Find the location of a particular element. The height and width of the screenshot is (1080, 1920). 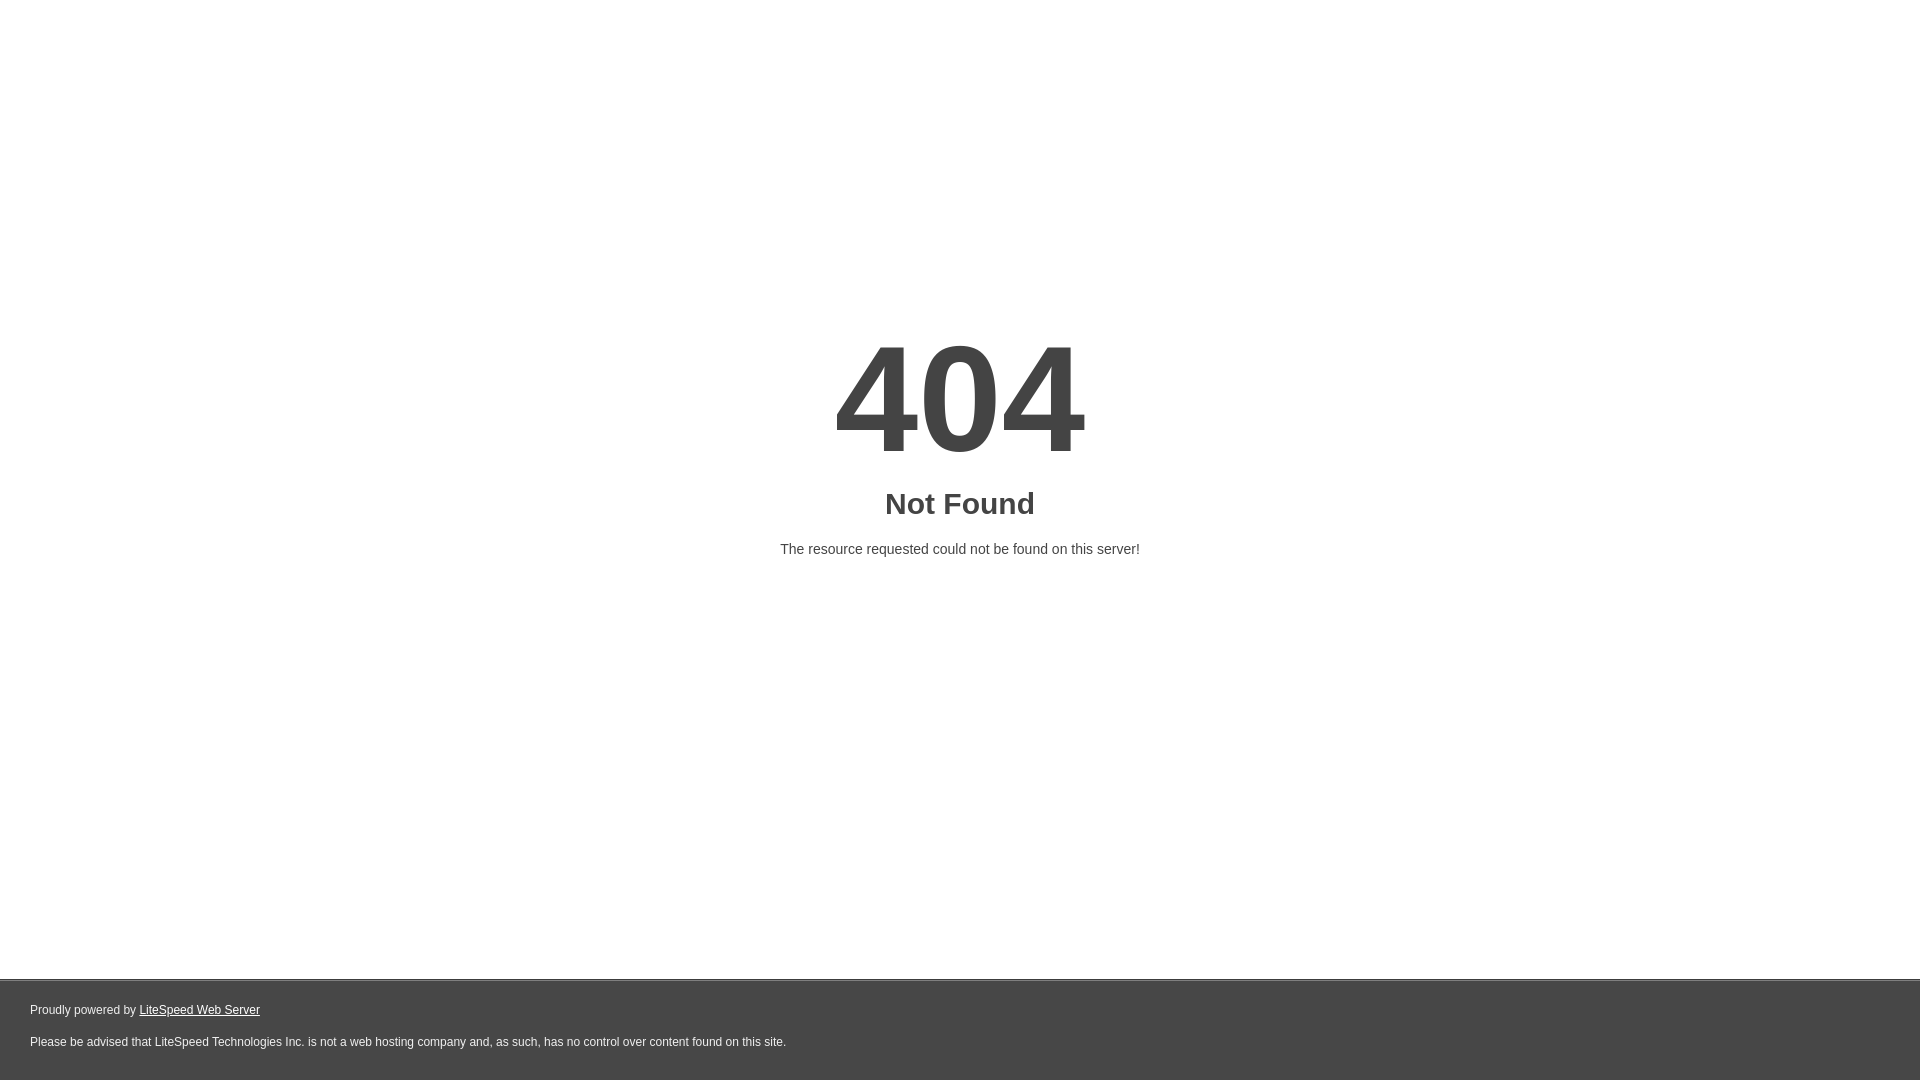

'LiteSpeed Web Server' is located at coordinates (138, 1010).